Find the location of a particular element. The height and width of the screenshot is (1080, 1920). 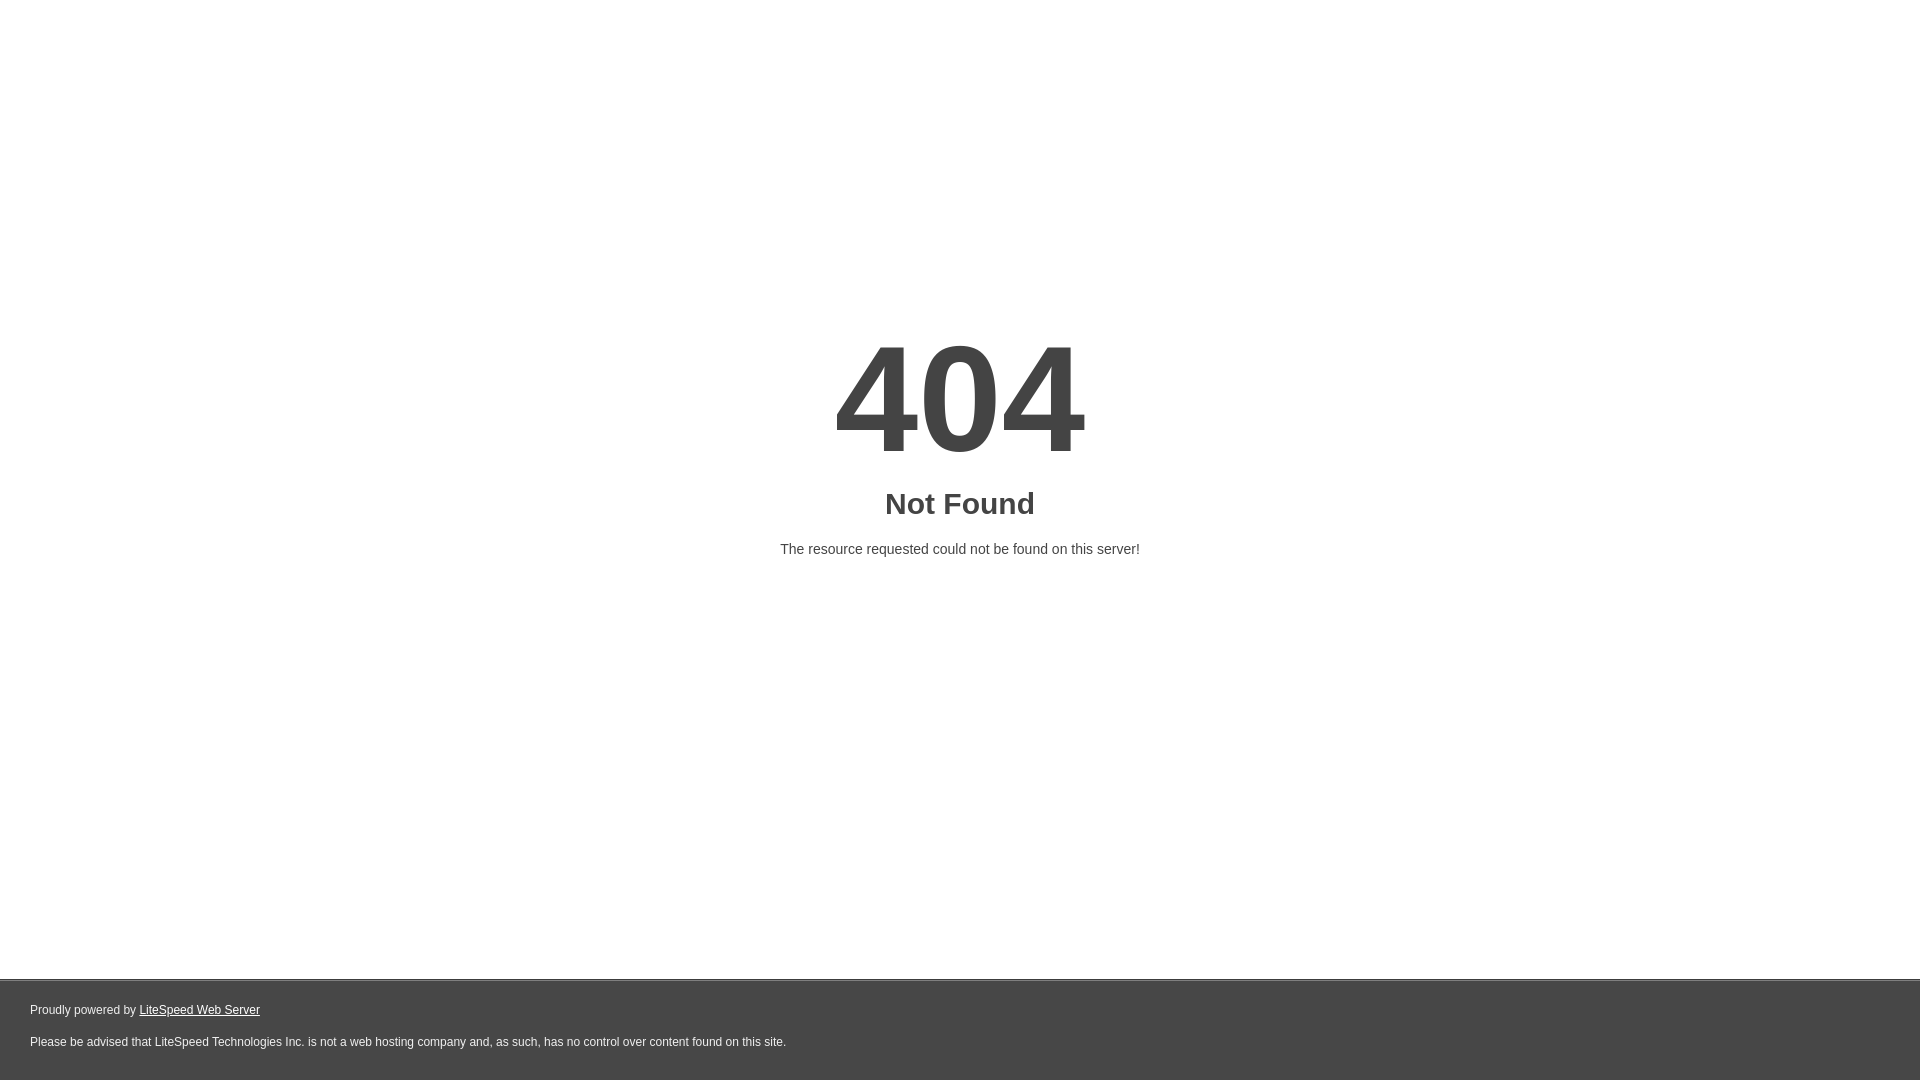

'LiteSpeed Web Server' is located at coordinates (138, 1010).